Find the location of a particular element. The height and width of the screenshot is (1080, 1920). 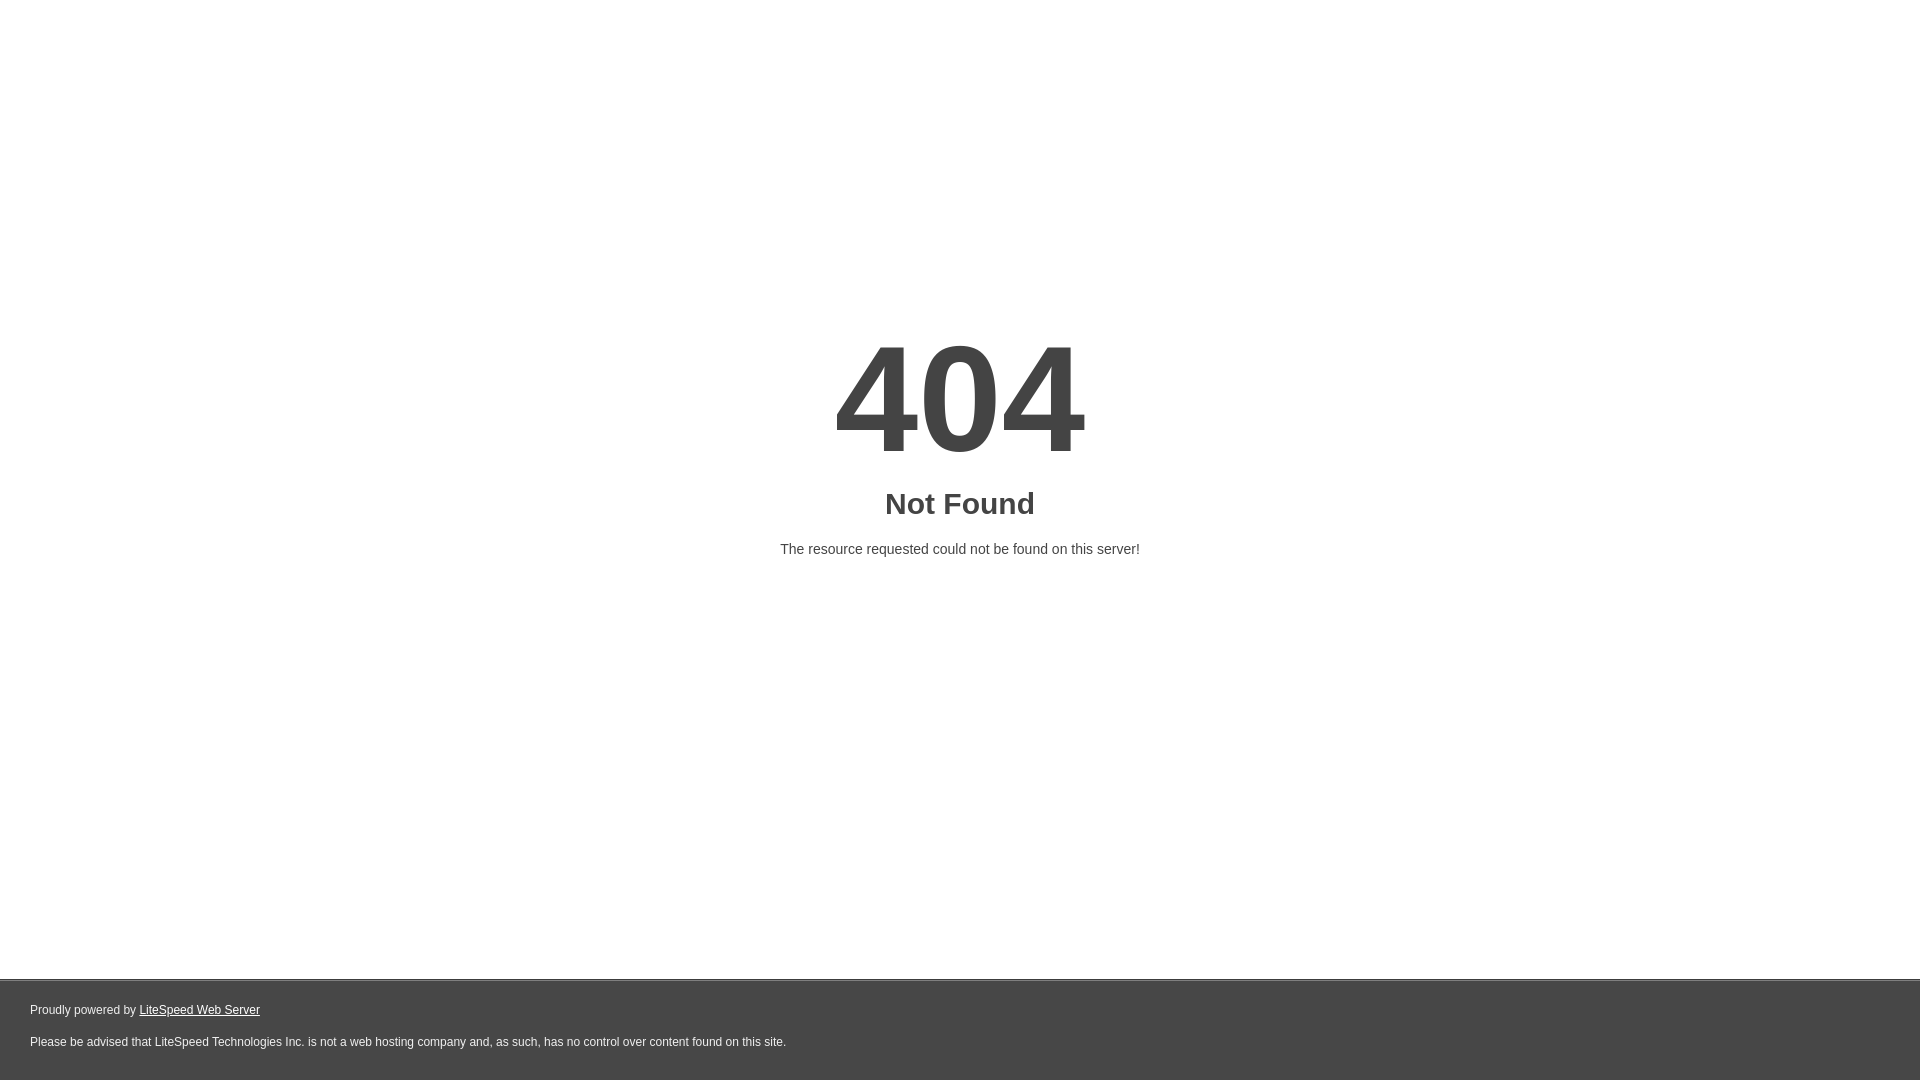

'LiteSpeed Web Server' is located at coordinates (138, 1010).